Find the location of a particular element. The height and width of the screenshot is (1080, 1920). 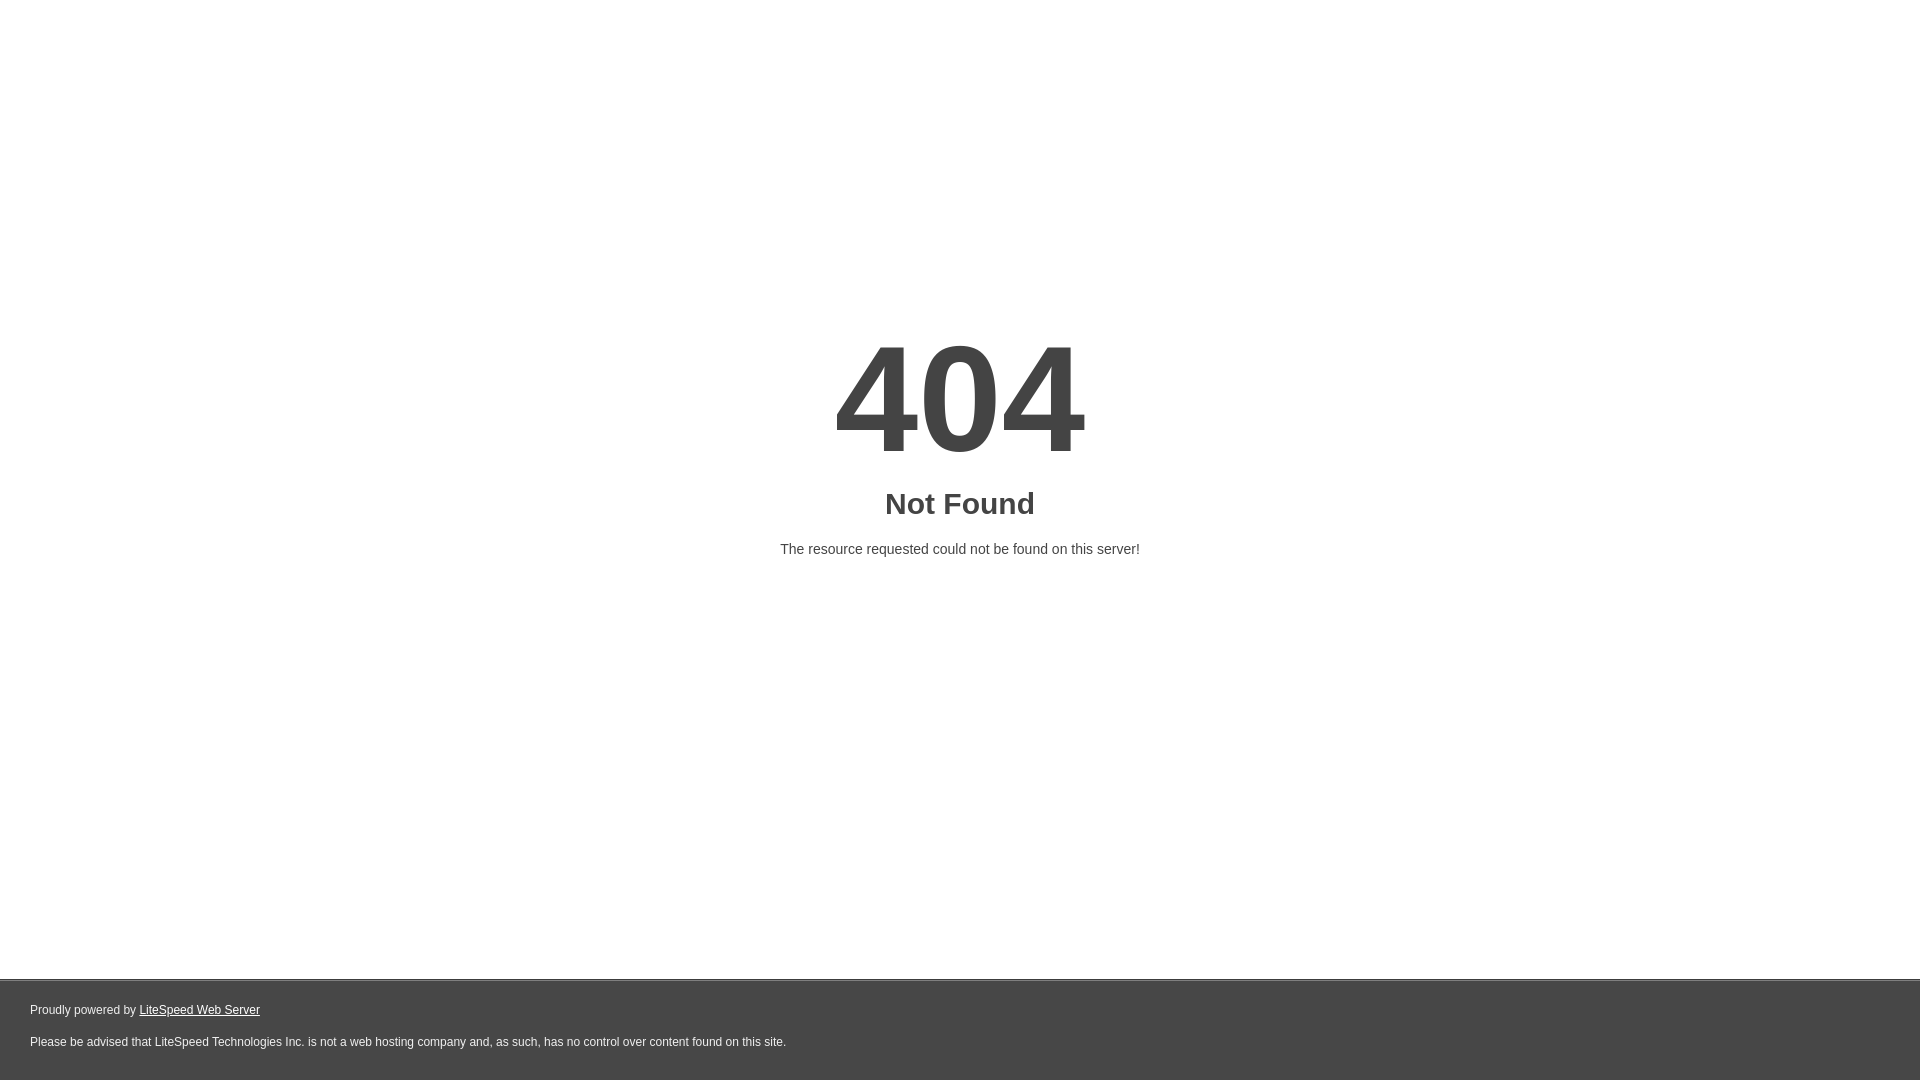

'LiteSpeed Web Server' is located at coordinates (138, 1010).